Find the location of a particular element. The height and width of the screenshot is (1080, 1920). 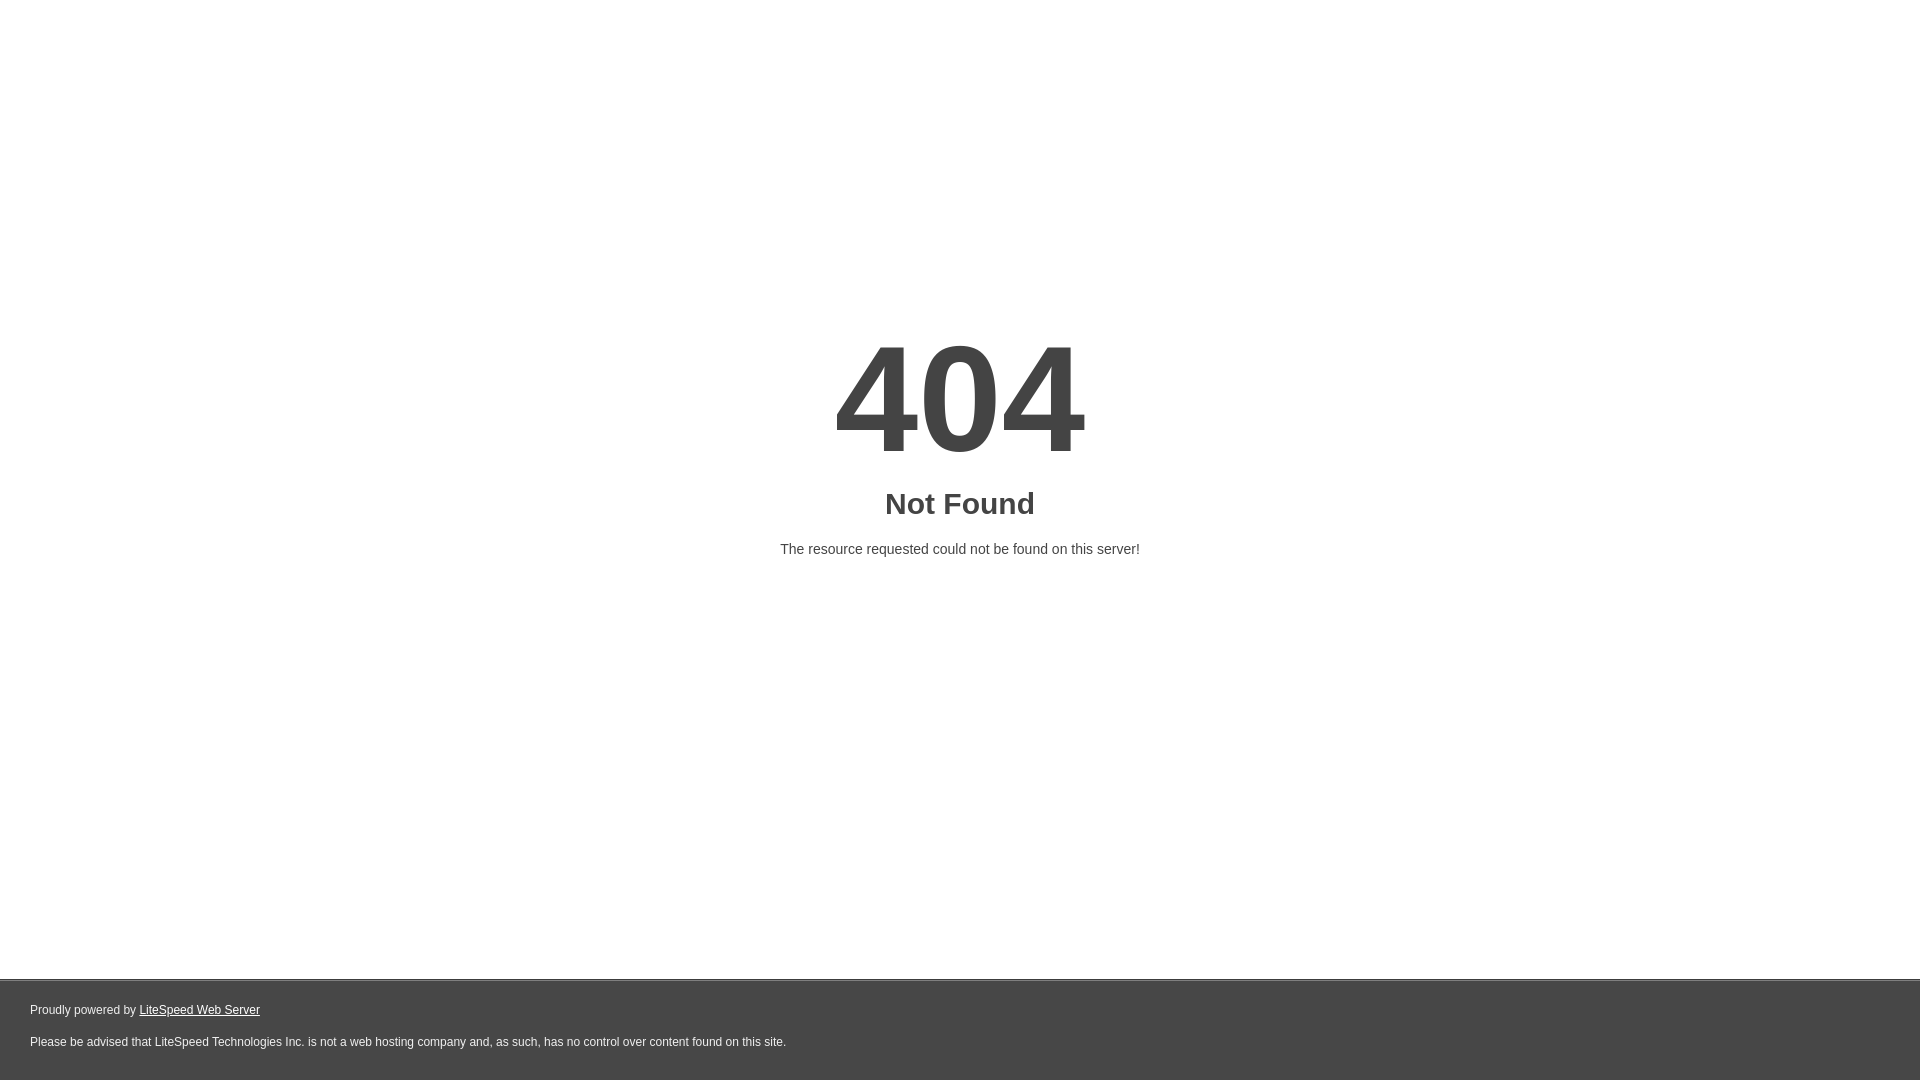

'LiteSpeed Web Server' is located at coordinates (138, 1010).